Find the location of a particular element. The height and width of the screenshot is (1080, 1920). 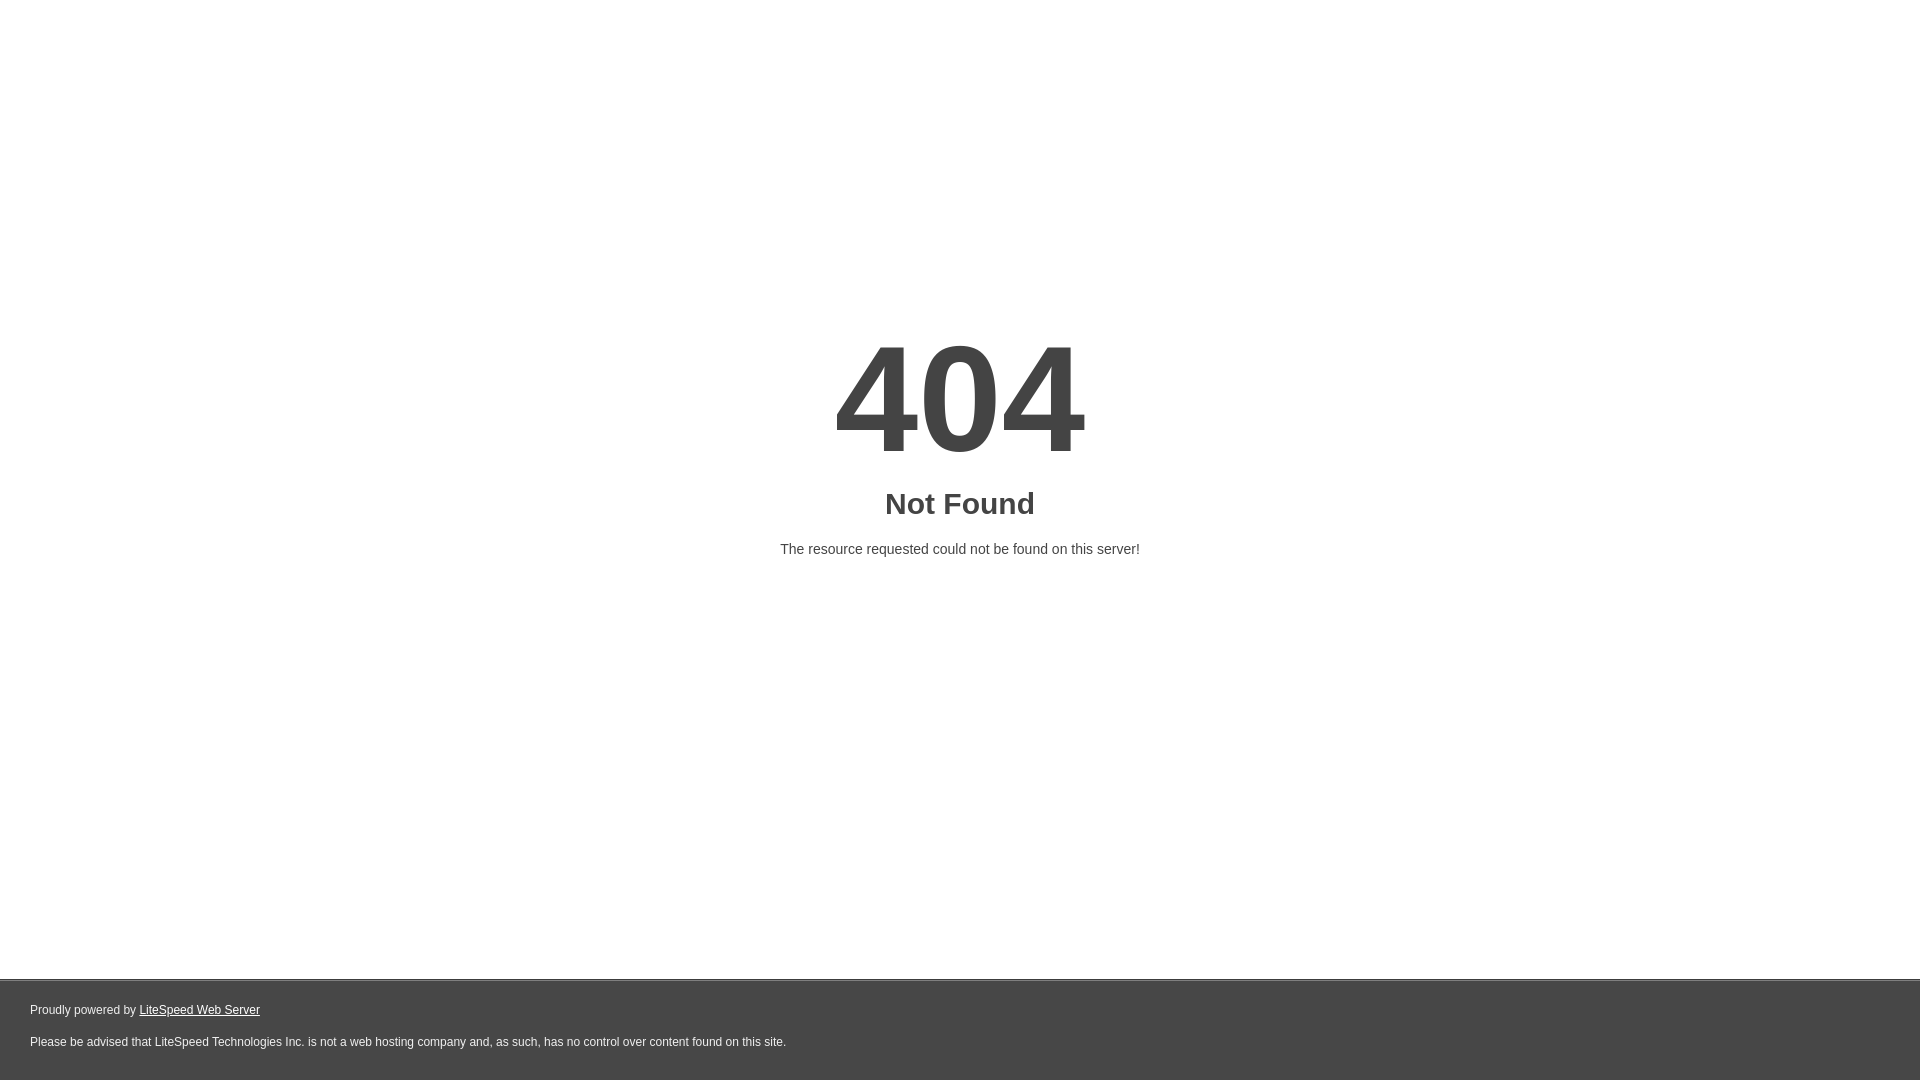

'LiteSpeed Web Server' is located at coordinates (138, 1010).